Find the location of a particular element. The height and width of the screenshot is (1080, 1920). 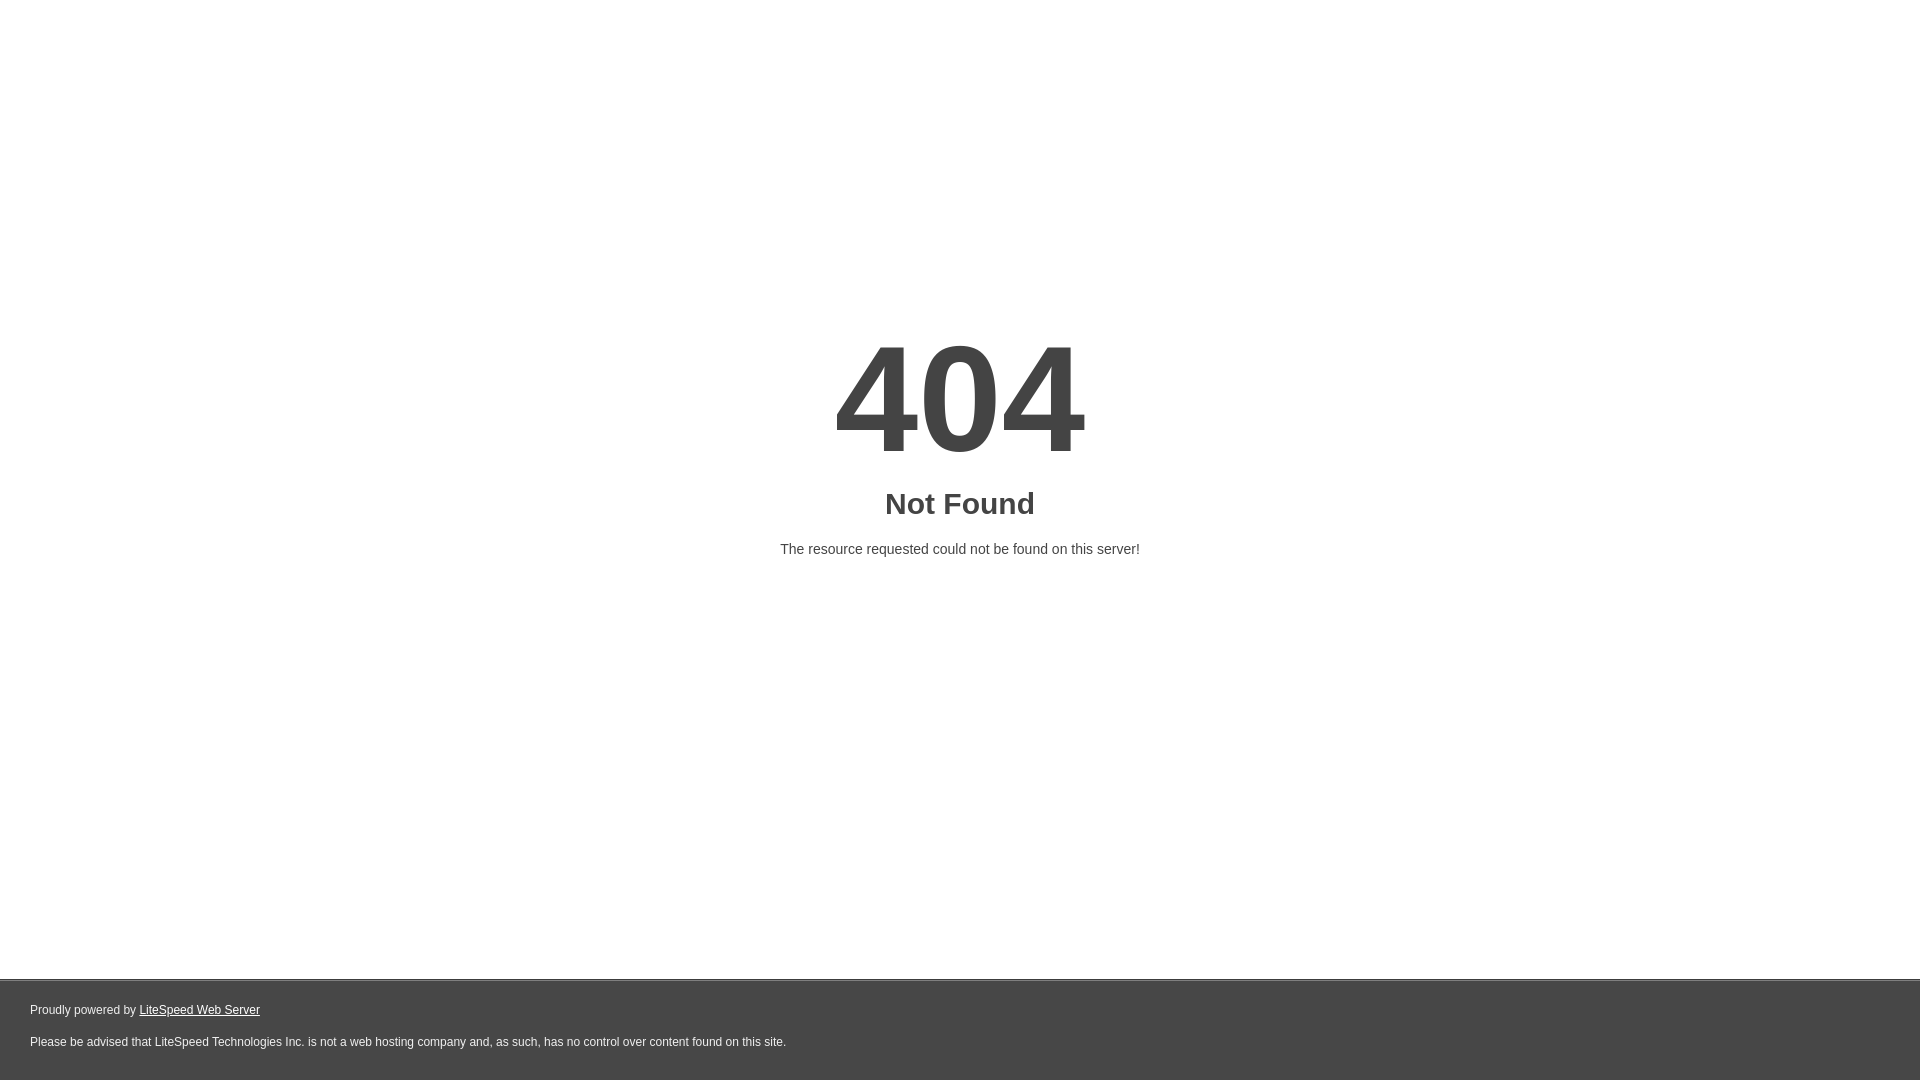

'LiteSpeed Web Server' is located at coordinates (138, 1010).